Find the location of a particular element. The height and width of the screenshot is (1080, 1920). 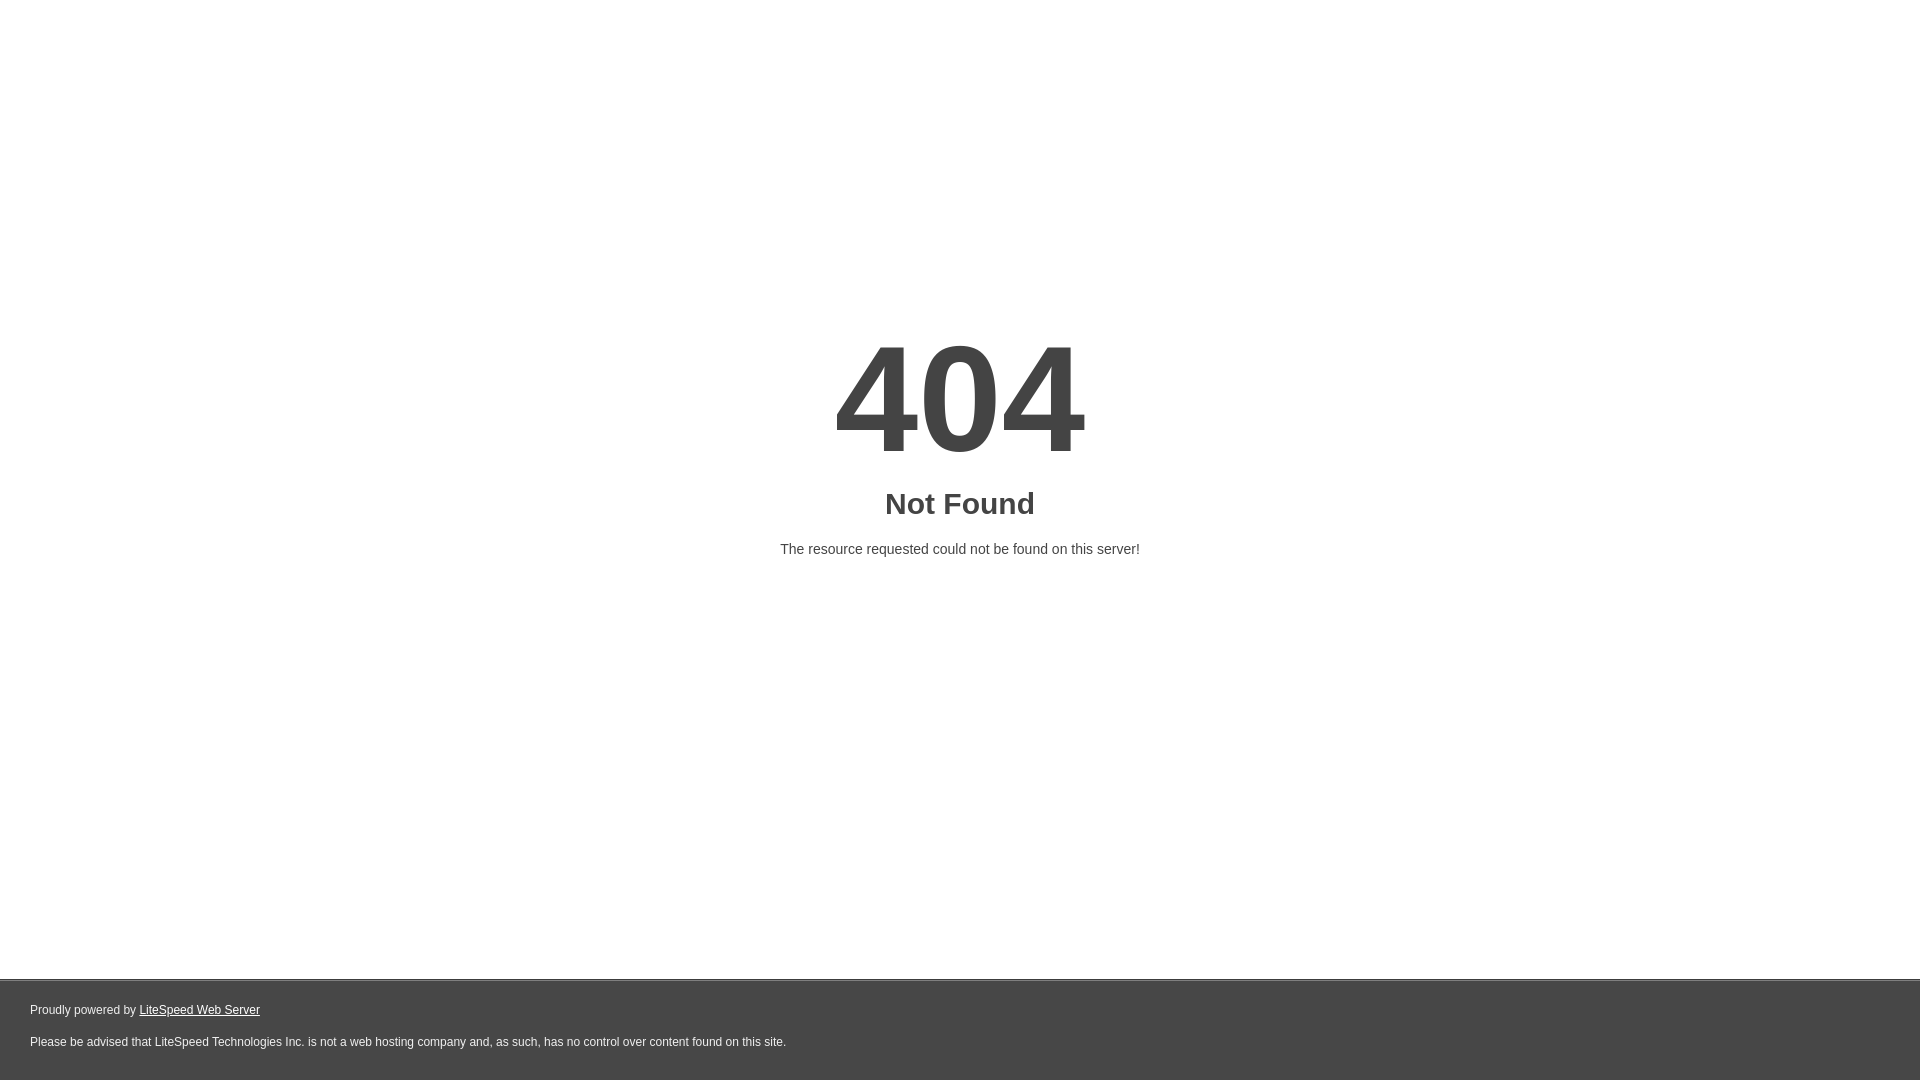

'LiteSpeed Web Server' is located at coordinates (138, 1010).